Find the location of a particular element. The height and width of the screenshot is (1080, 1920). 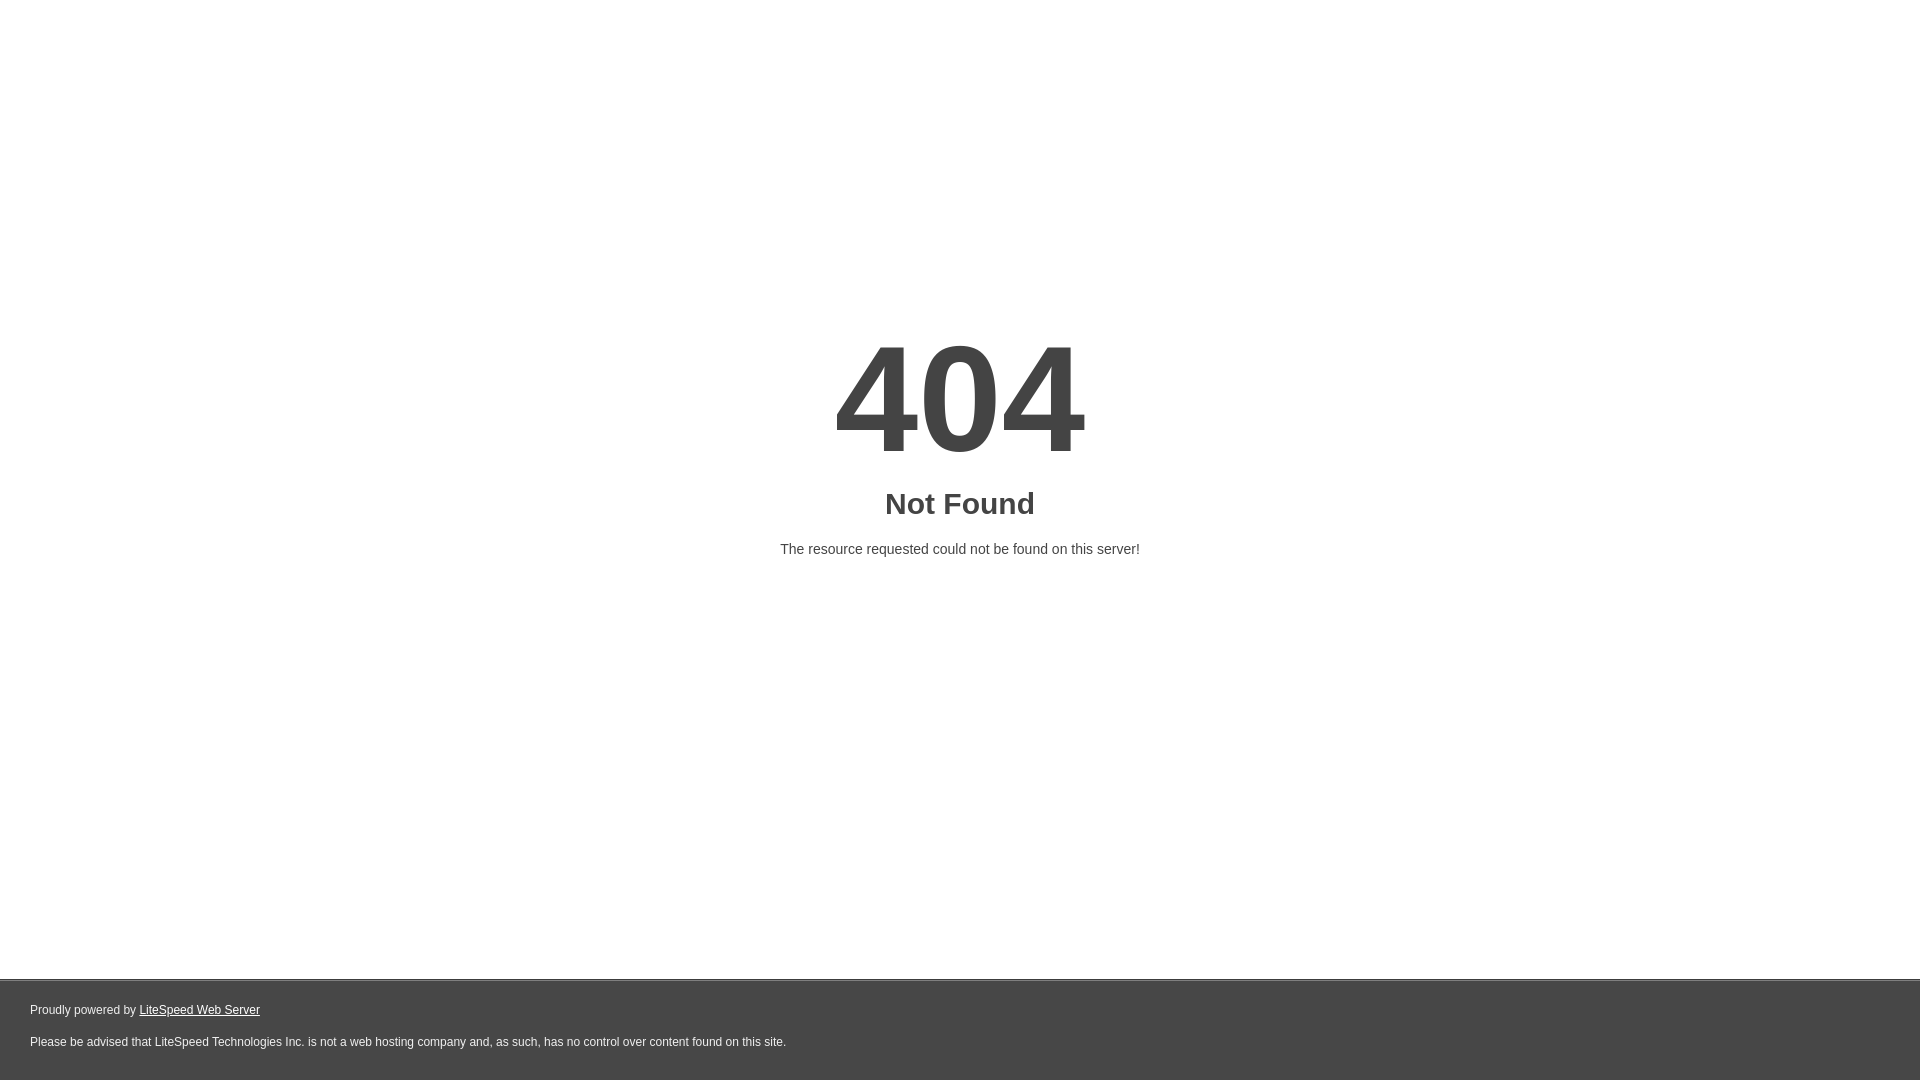

'LiteSpeed Web Server' is located at coordinates (138, 1010).